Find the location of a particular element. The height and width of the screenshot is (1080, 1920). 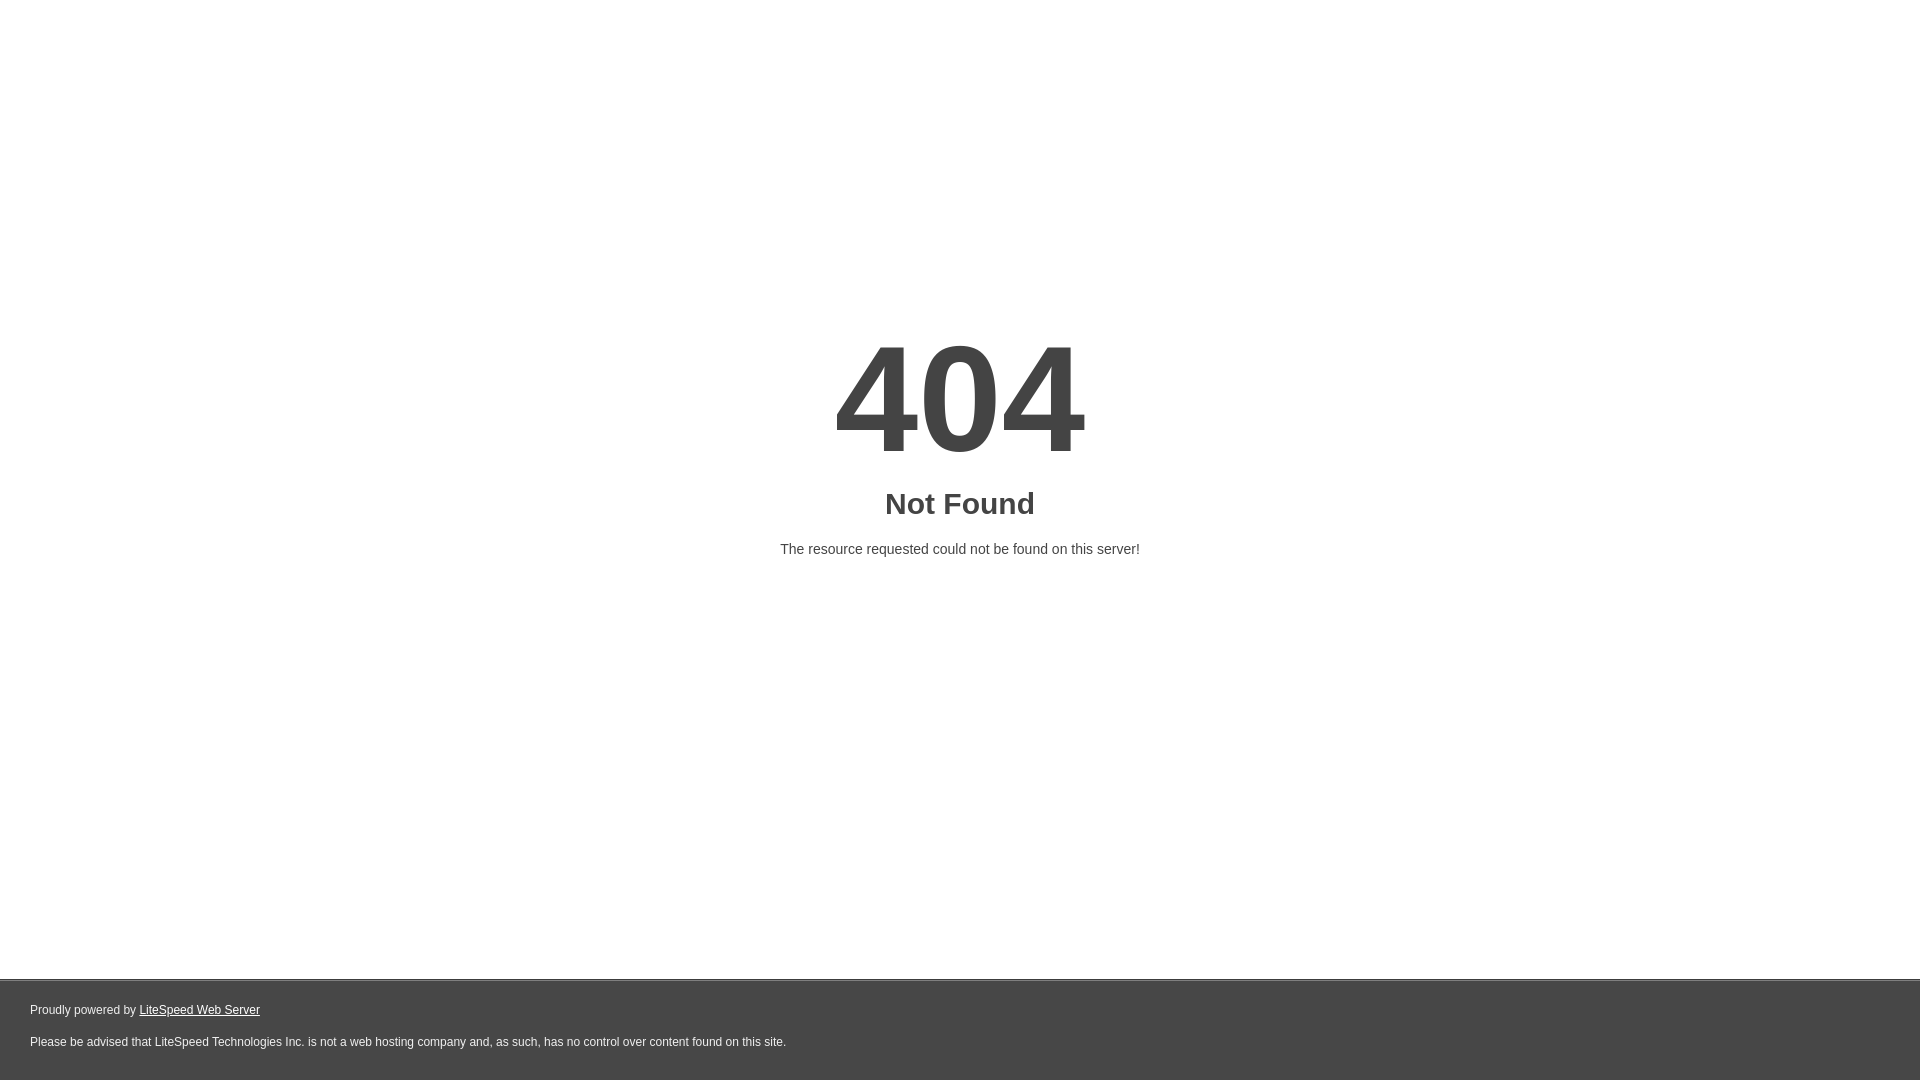

'LiteSpeed Web Server' is located at coordinates (138, 1010).